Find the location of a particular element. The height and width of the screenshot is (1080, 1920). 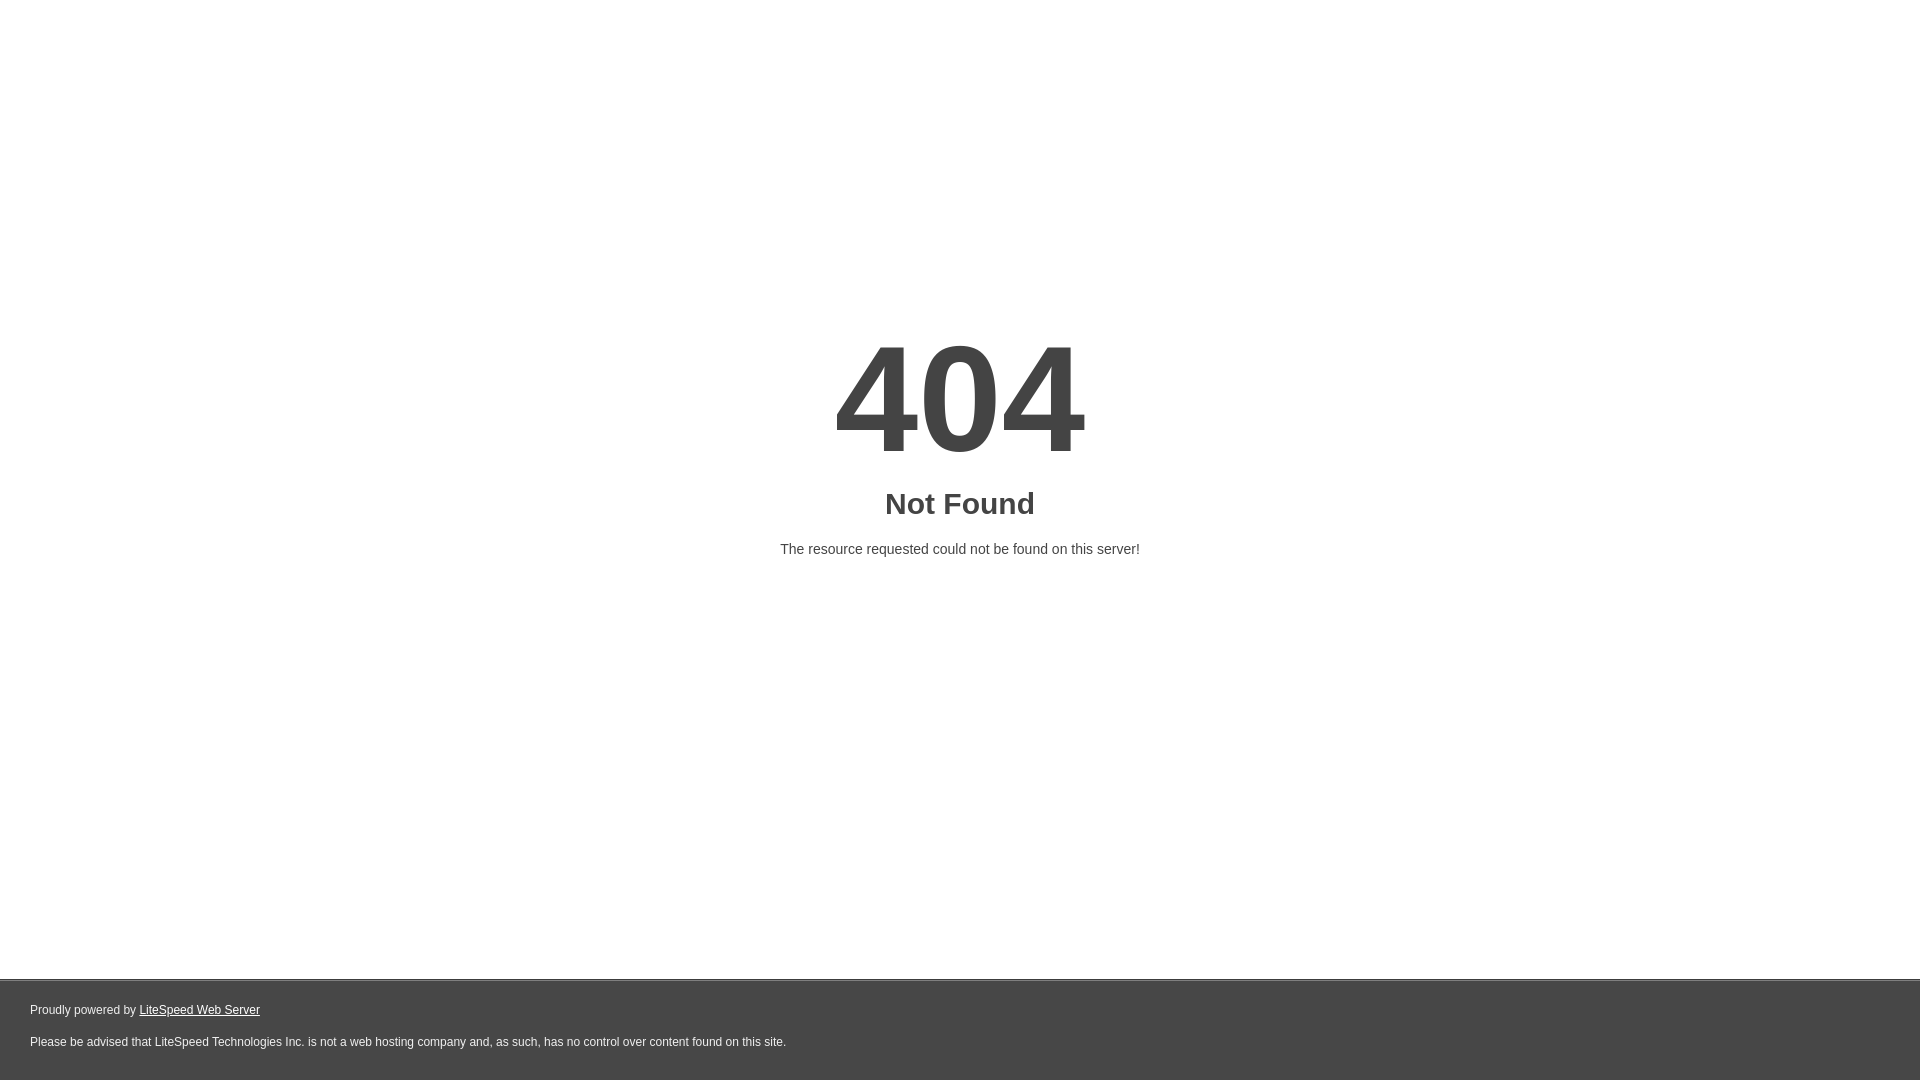

'LiteSpeed Web Server' is located at coordinates (138, 1010).